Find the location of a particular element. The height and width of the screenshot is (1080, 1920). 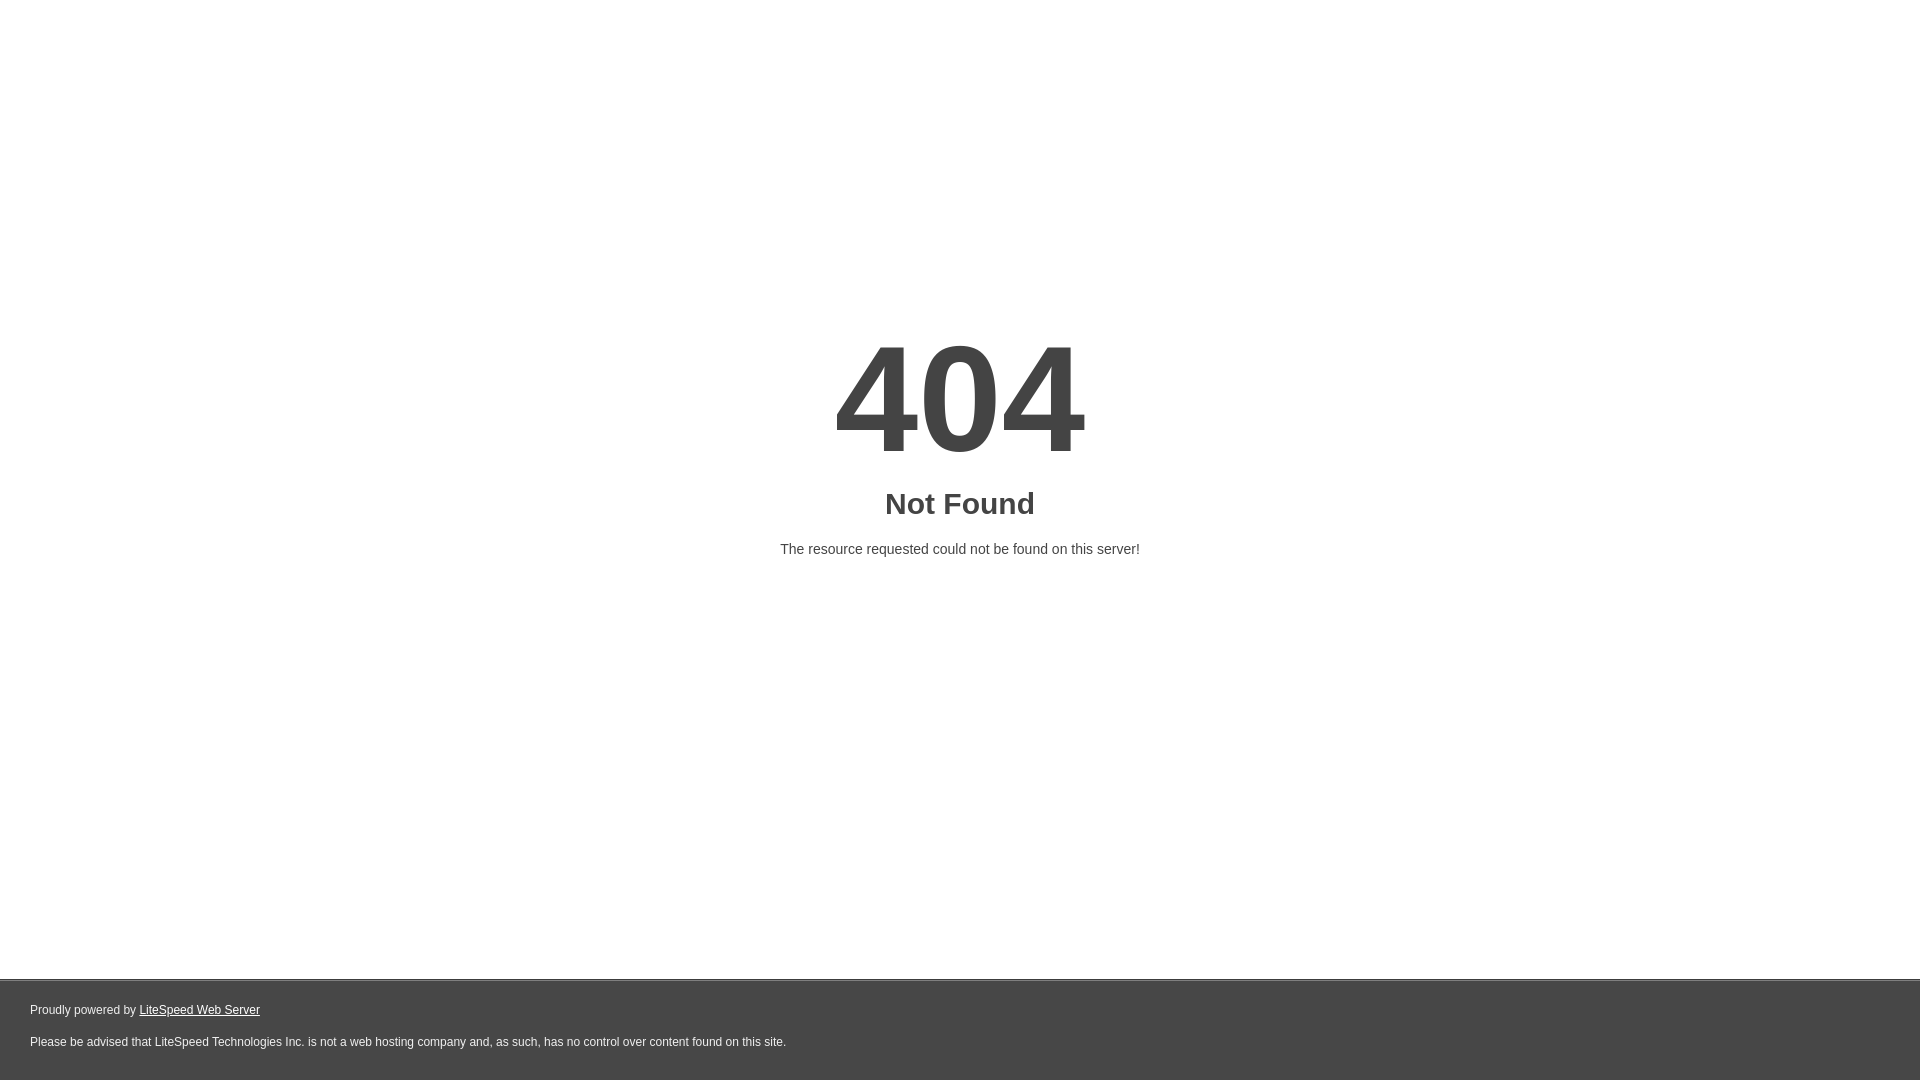

'LiteSpeed Web Server' is located at coordinates (138, 1010).